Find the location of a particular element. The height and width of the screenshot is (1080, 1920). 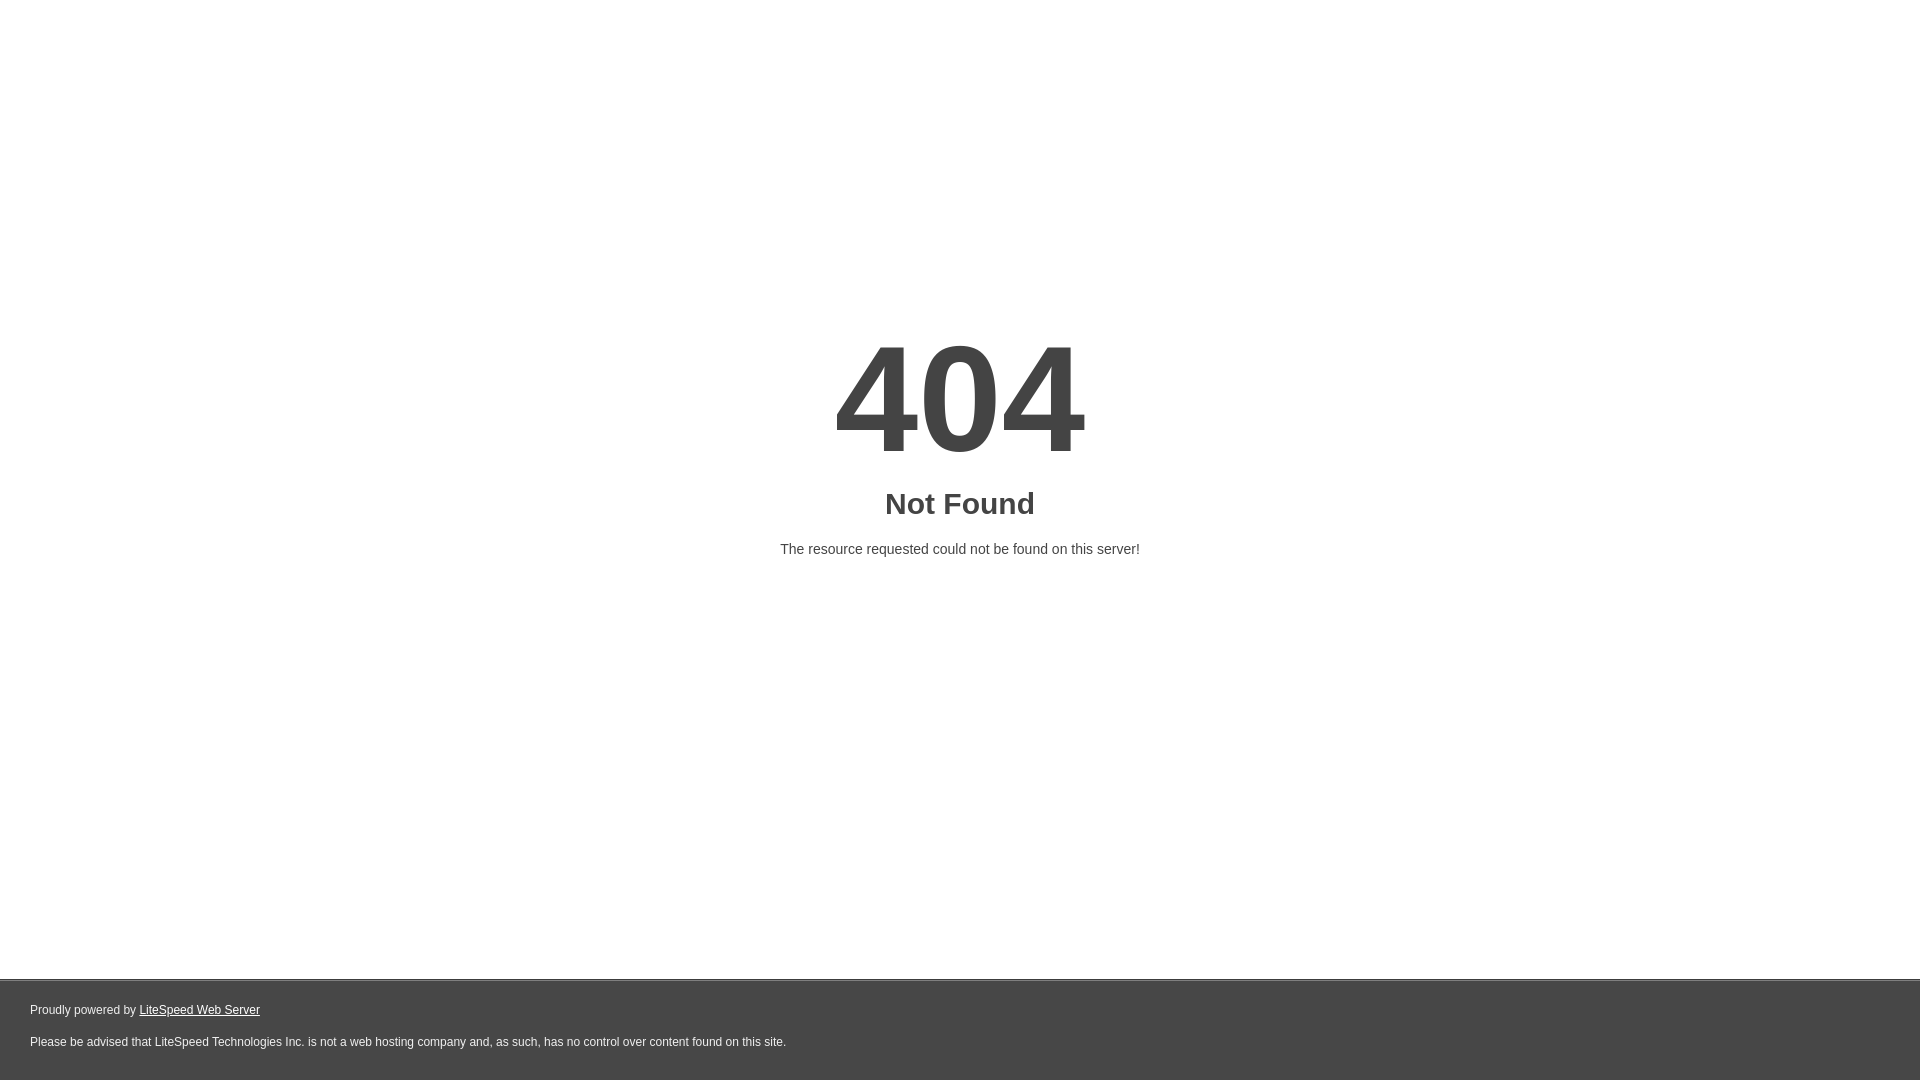

'LiteSpeed Web Server' is located at coordinates (138, 1010).